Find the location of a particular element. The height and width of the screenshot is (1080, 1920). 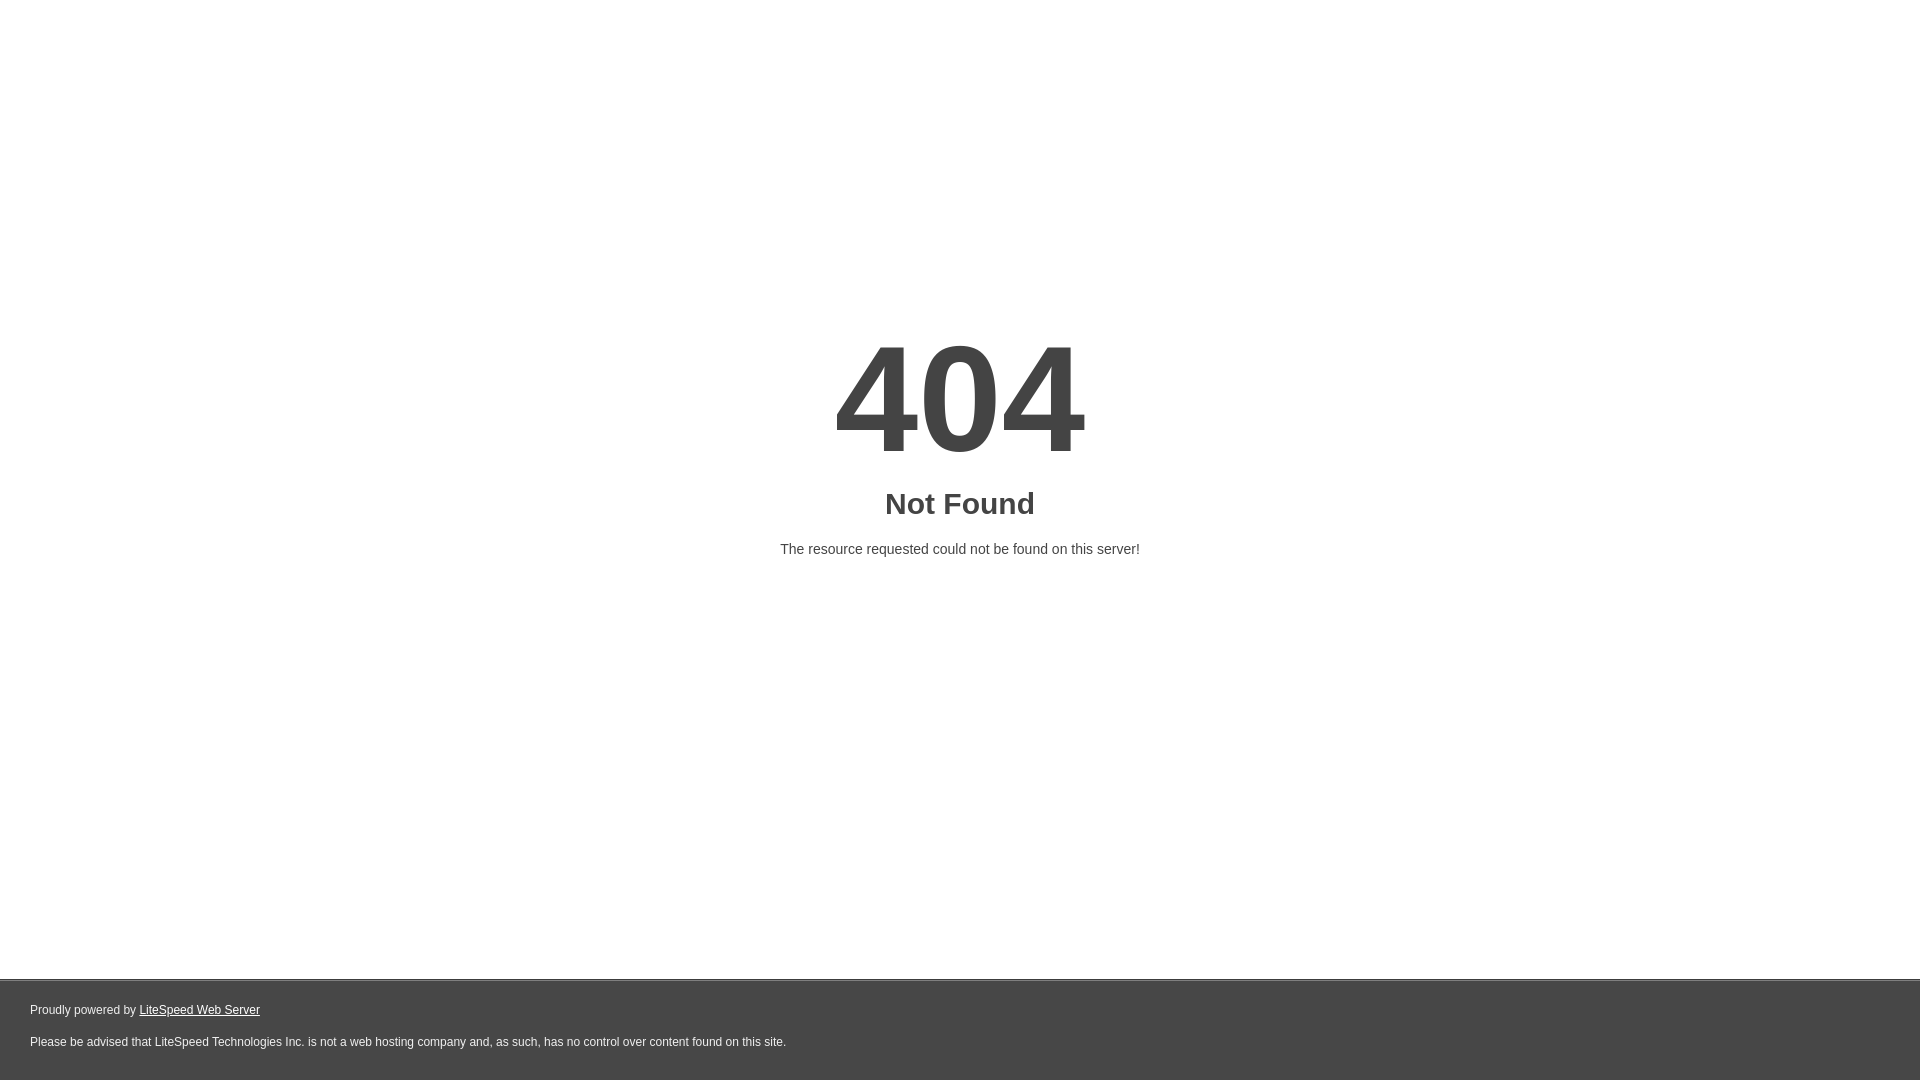

'LiteSpeed Web Server' is located at coordinates (138, 1010).